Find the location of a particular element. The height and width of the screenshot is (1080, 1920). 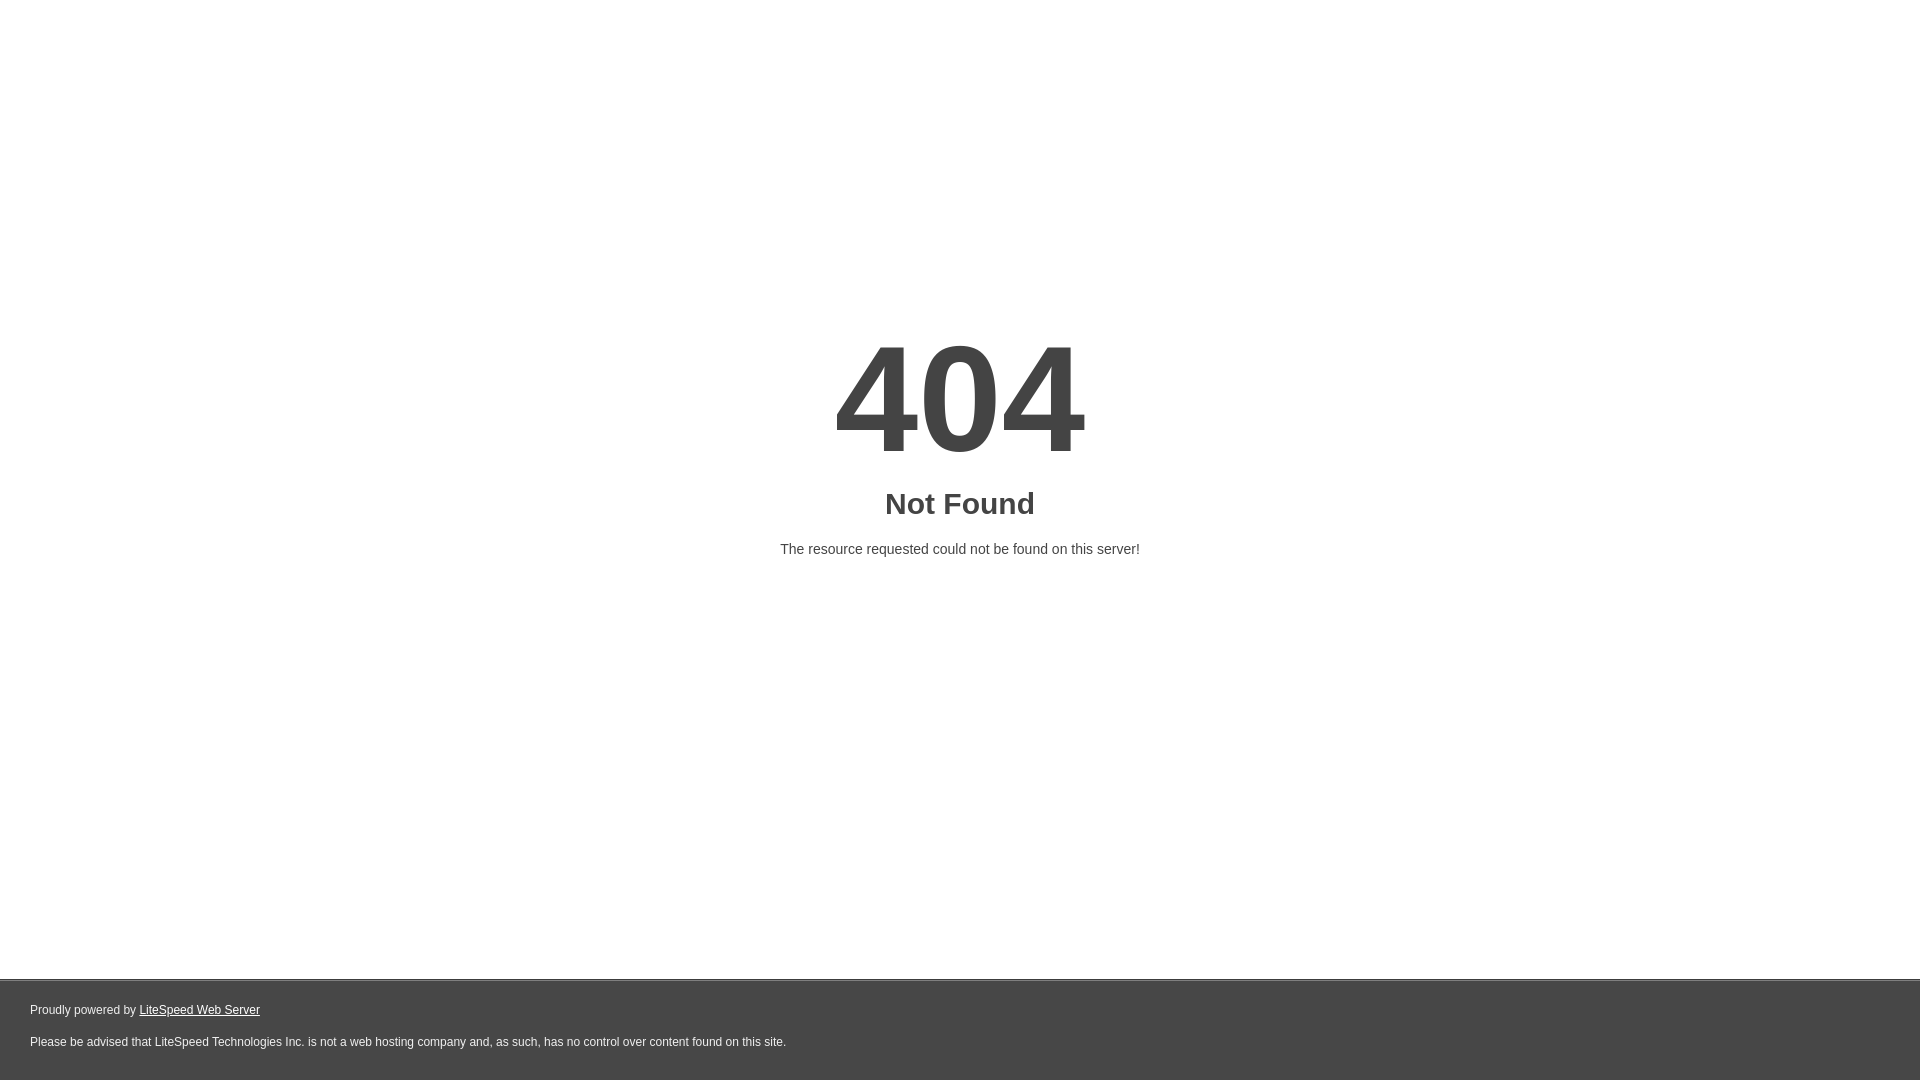

'LiteSpeed Web Server' is located at coordinates (138, 1010).